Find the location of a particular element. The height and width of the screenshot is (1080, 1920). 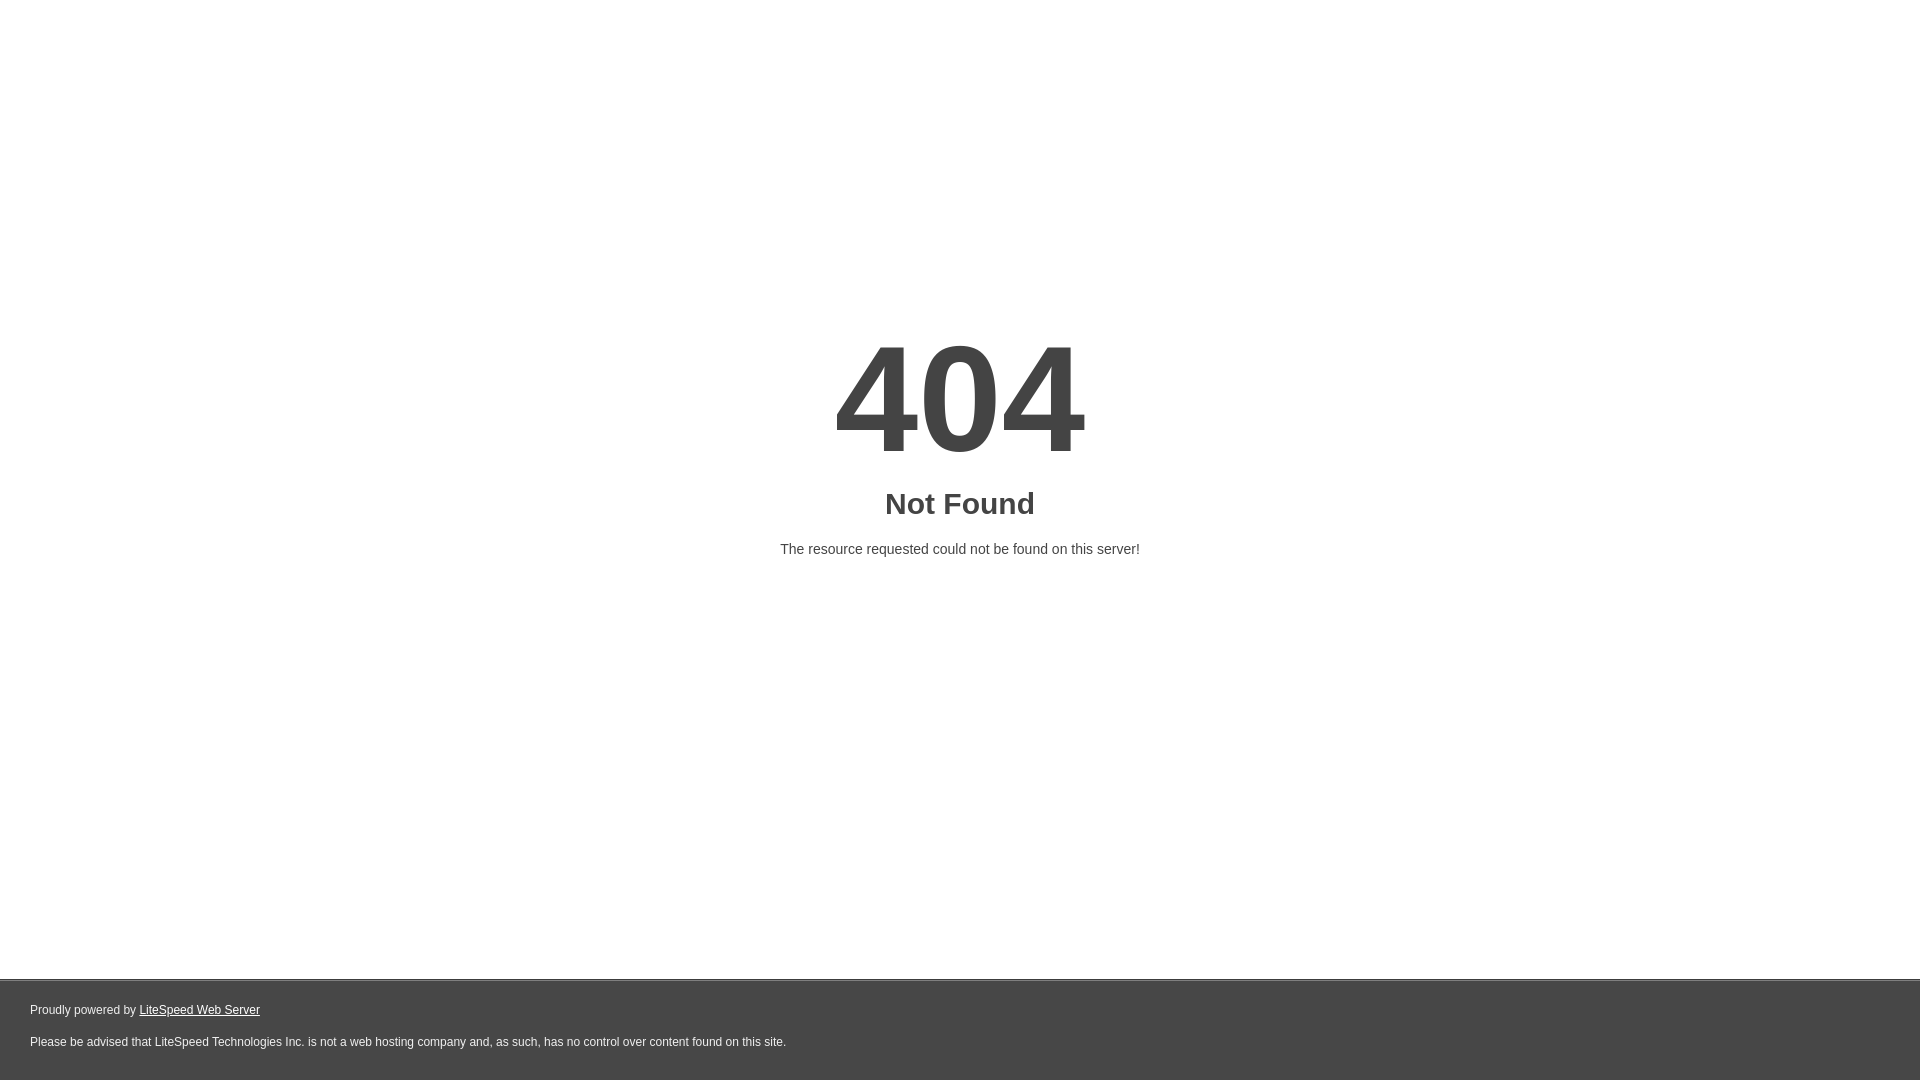

'LiteSpeed Web Server' is located at coordinates (138, 1010).